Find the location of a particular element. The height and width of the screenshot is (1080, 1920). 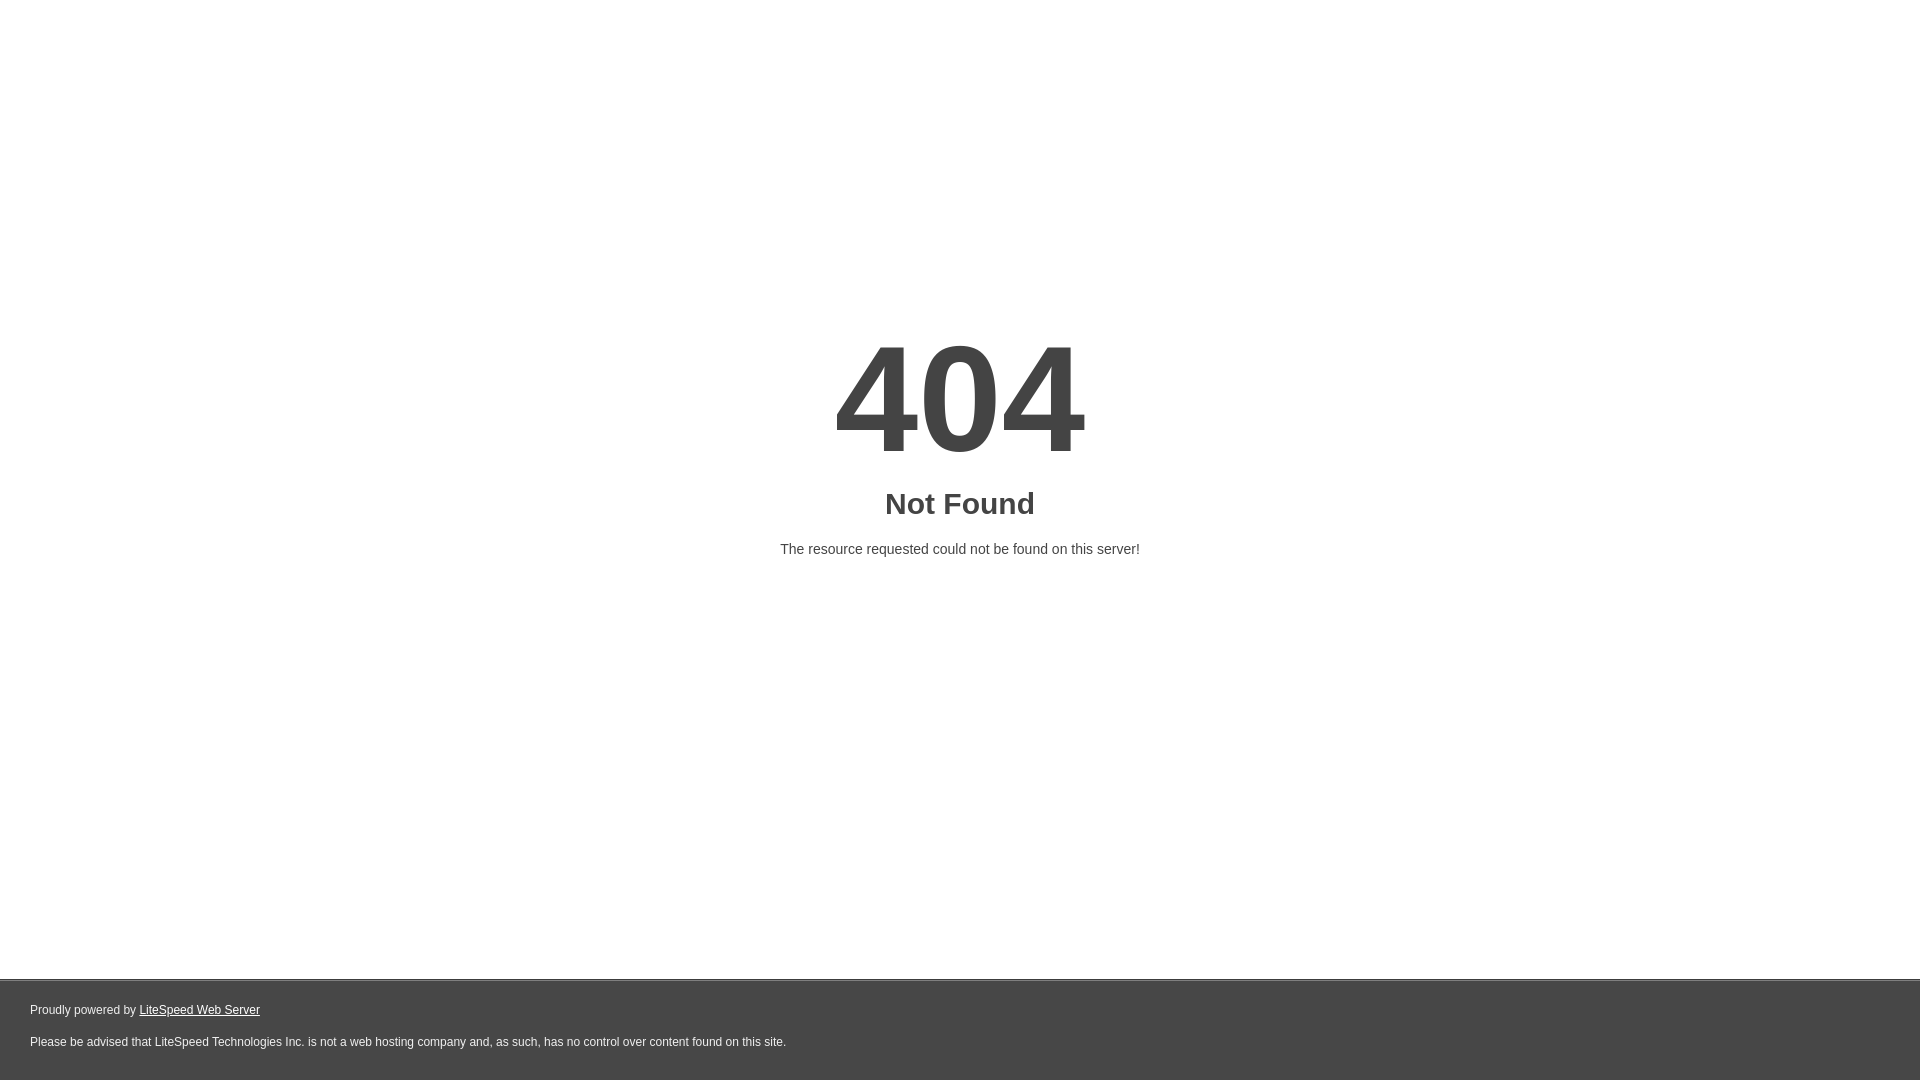

'LiteSpeed Web Server' is located at coordinates (138, 1010).